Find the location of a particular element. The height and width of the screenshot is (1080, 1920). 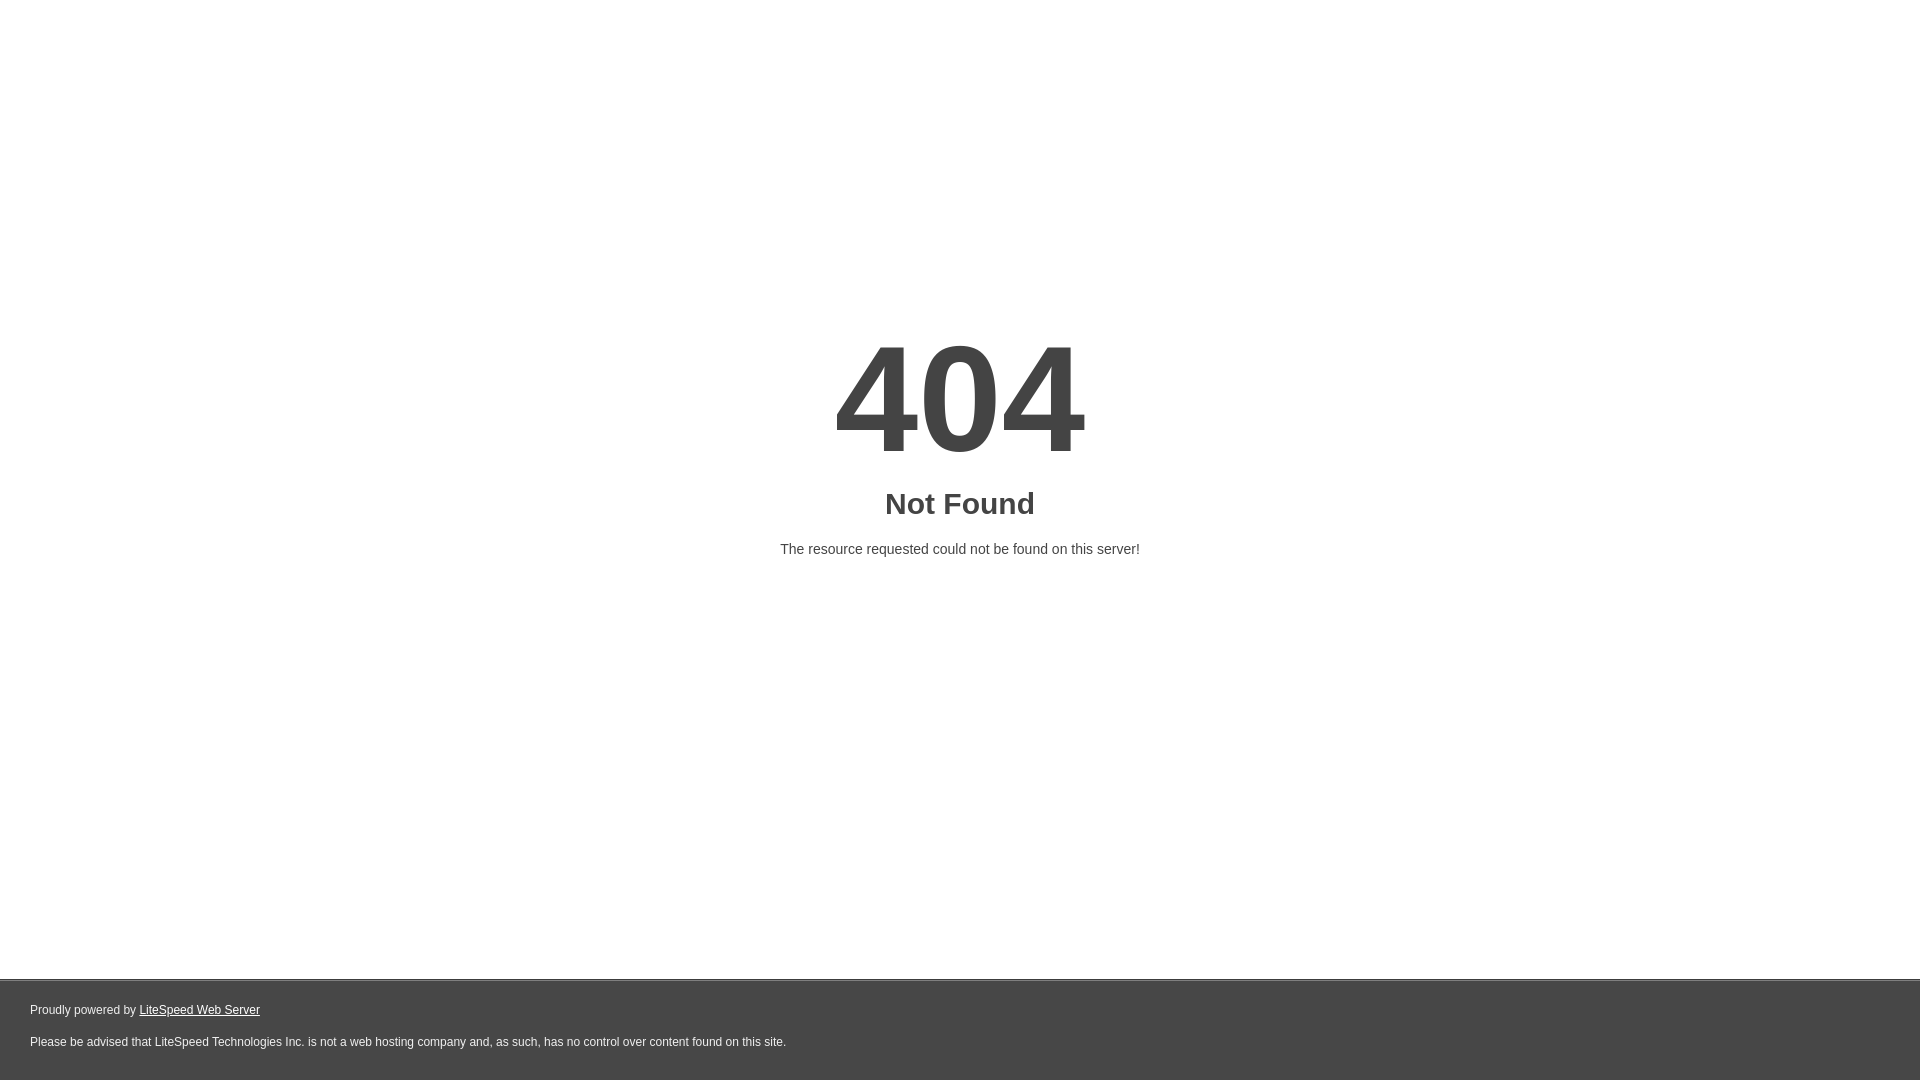

'LiteSpeed Web Server' is located at coordinates (138, 1010).